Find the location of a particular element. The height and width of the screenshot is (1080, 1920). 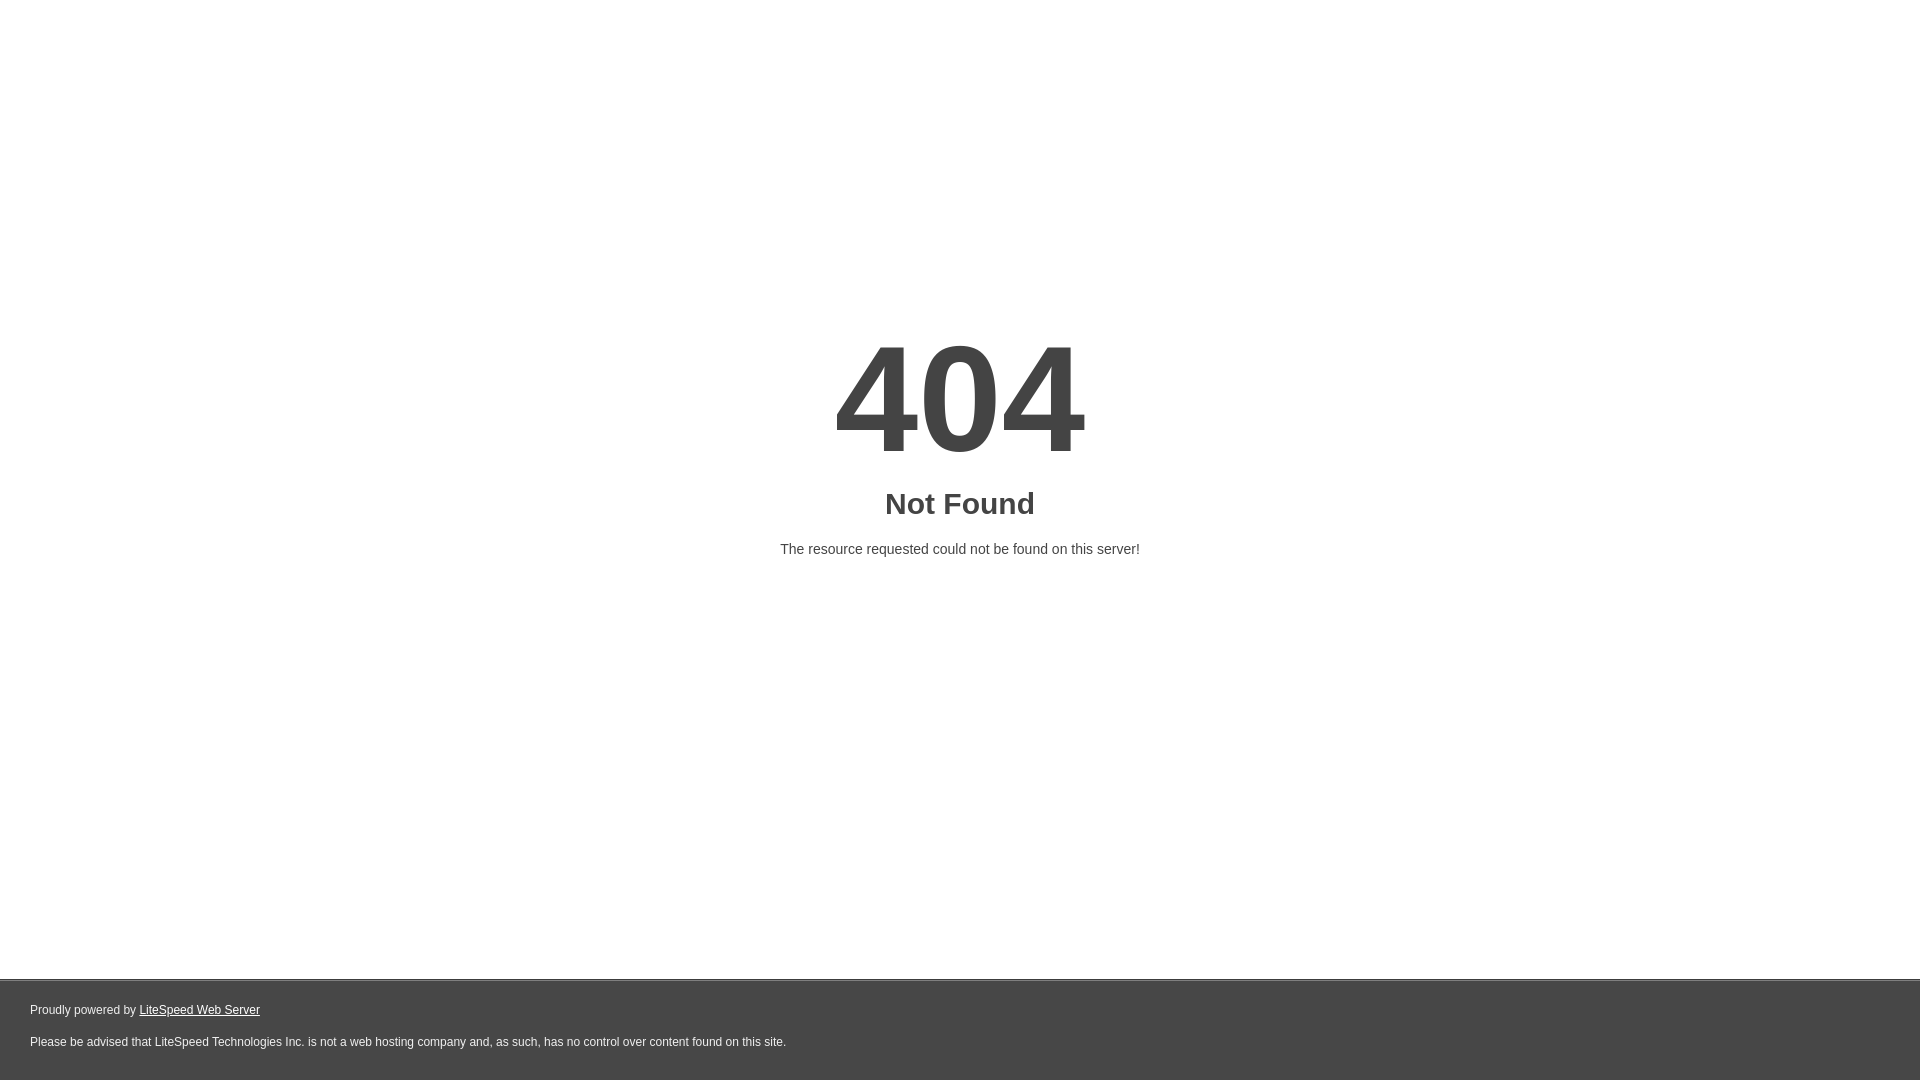

'LiteSpeed Web Server' is located at coordinates (138, 1010).